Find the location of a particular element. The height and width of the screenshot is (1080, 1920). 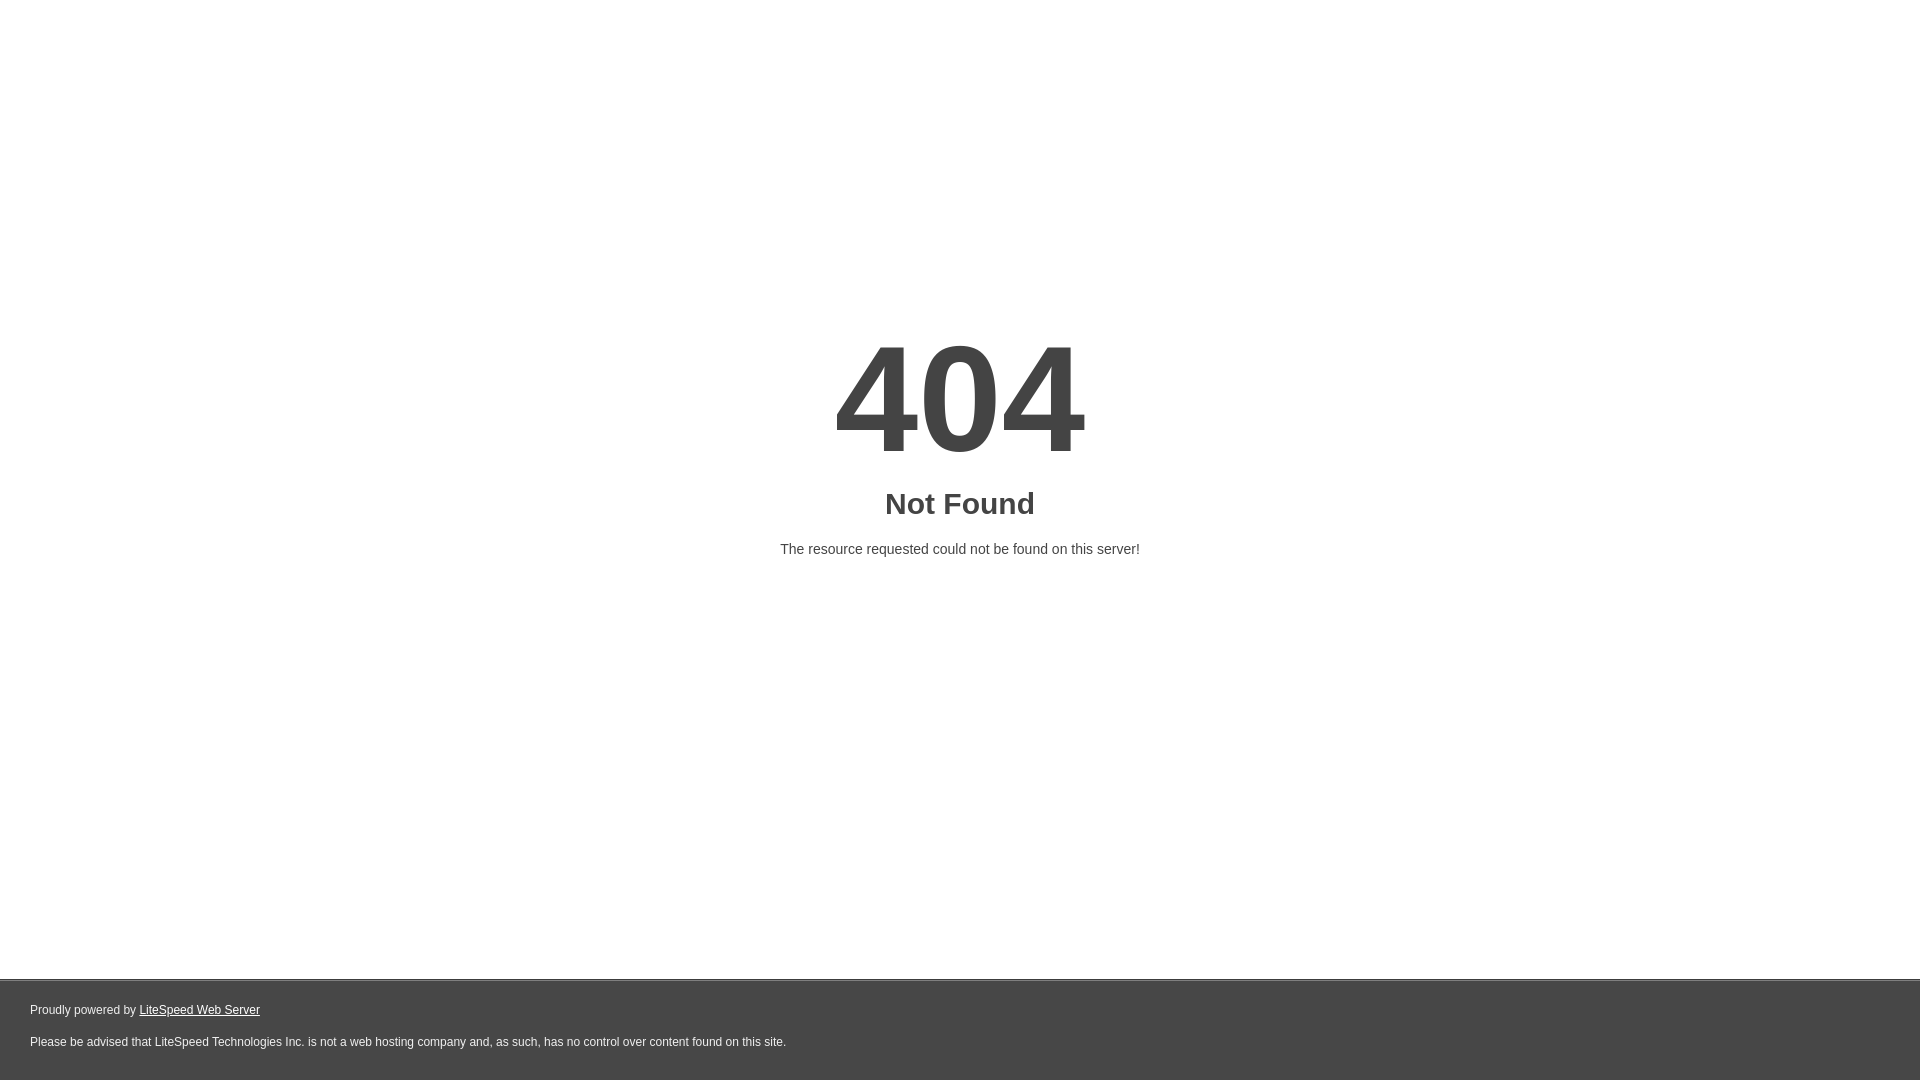

'LiteSpeed Web Server' is located at coordinates (138, 1010).